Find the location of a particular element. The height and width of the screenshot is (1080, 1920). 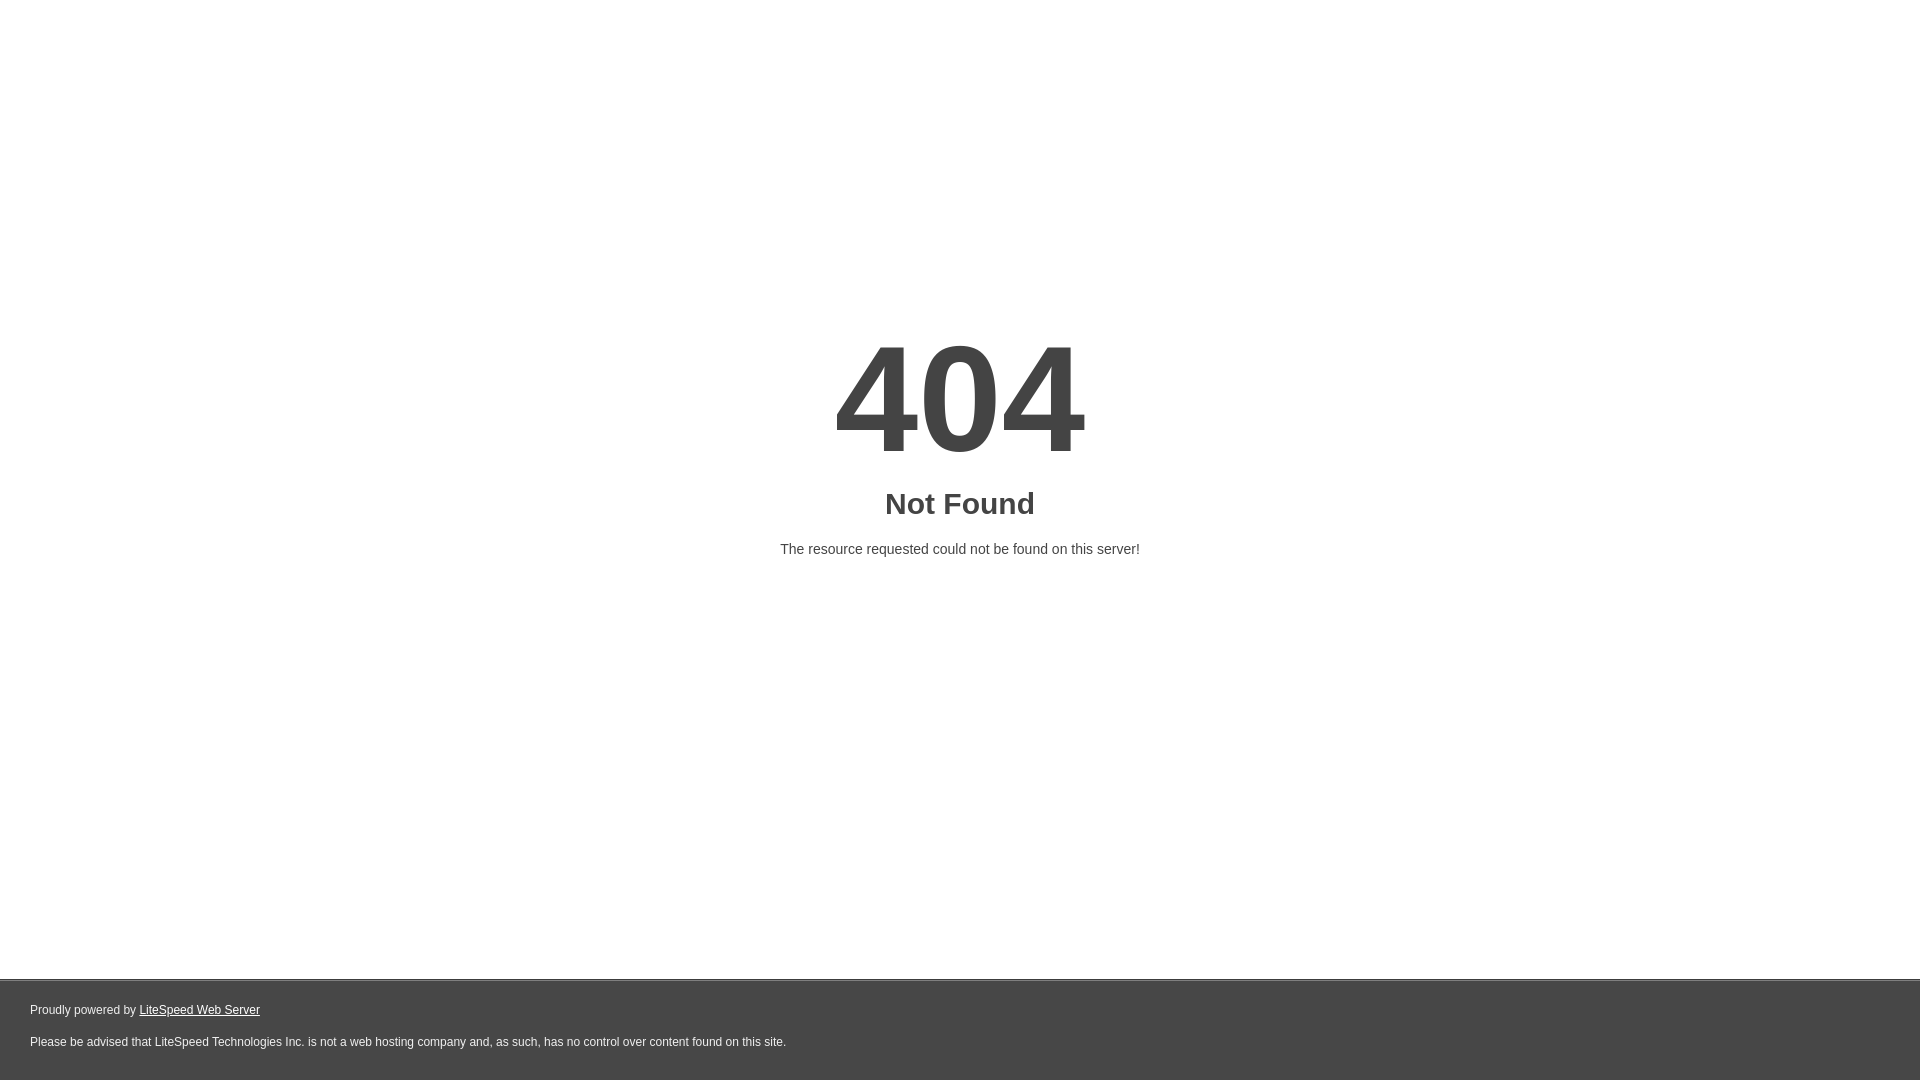

'LiteSpeed Web Server' is located at coordinates (138, 1010).